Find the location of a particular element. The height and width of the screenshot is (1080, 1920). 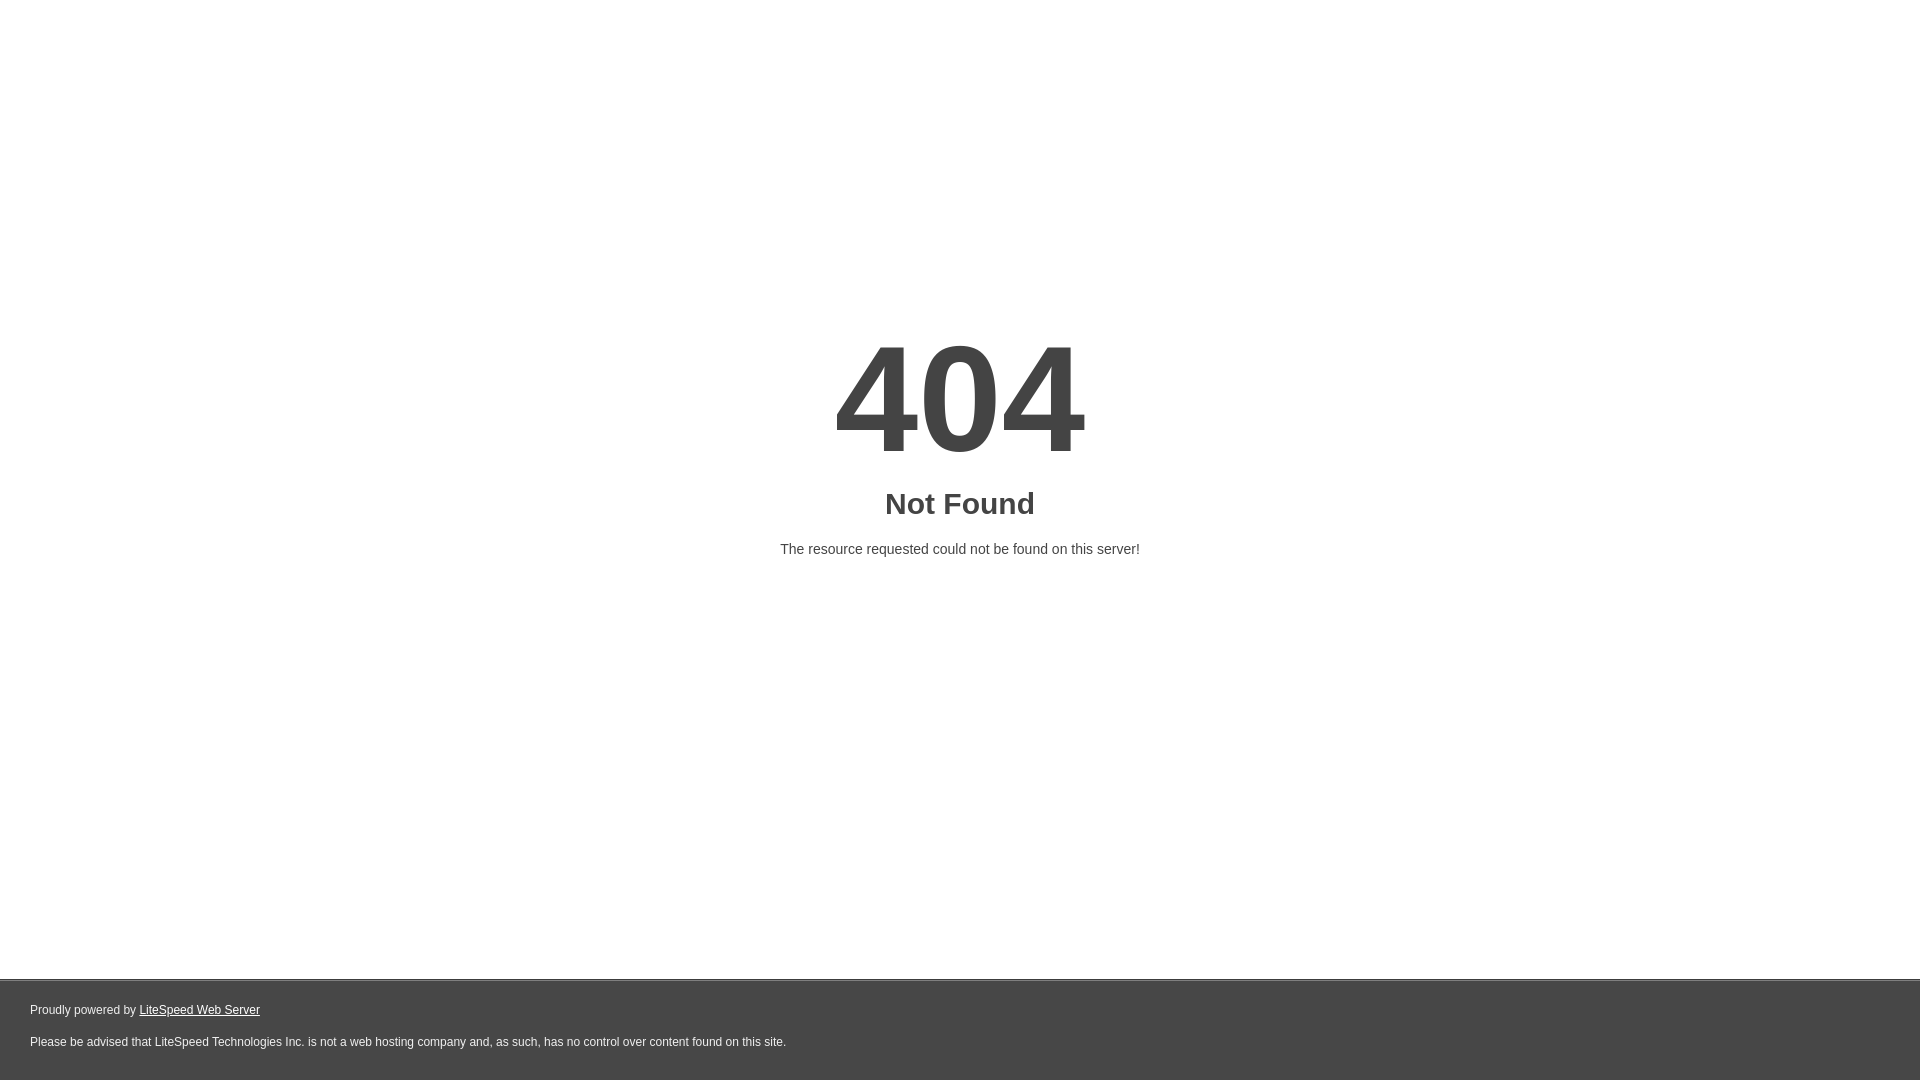

'LiteSpeed Web Server' is located at coordinates (138, 1010).